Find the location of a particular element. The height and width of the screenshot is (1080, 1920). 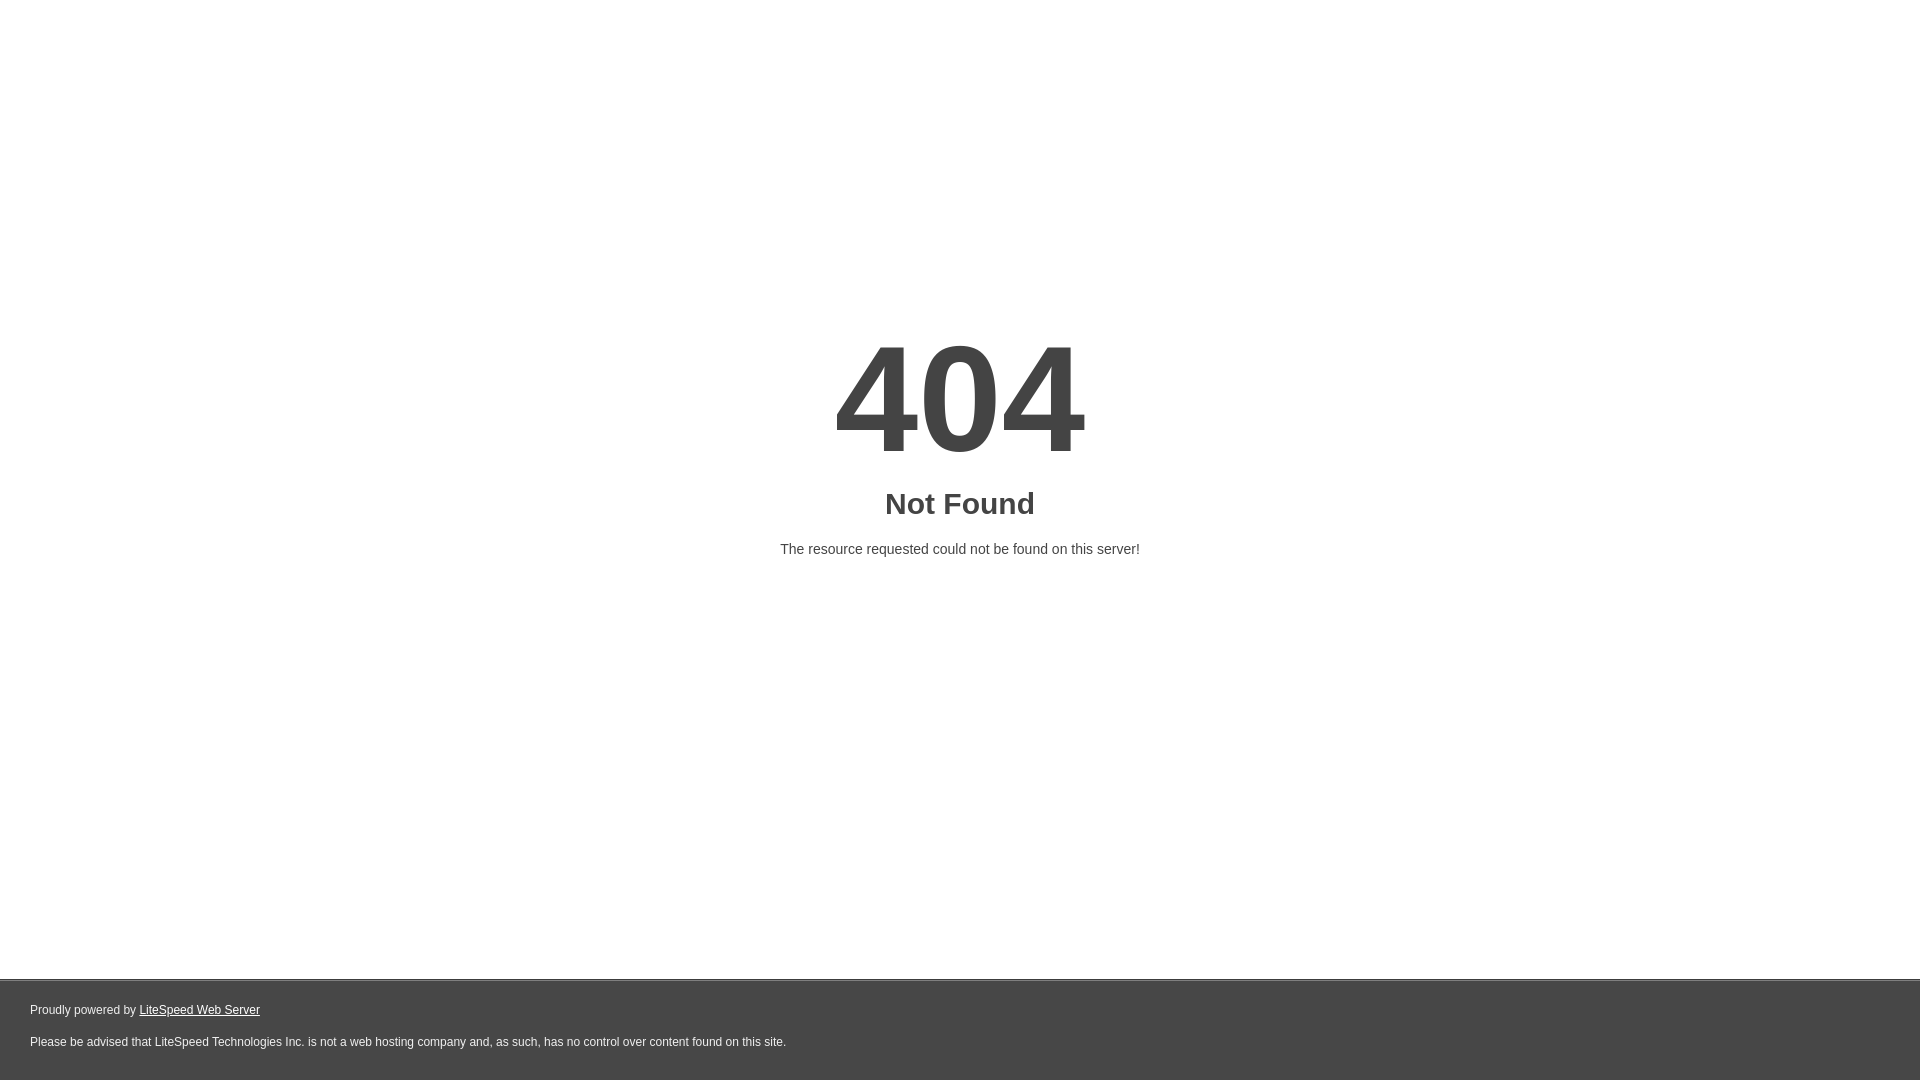

'LiteSpeed Web Server' is located at coordinates (138, 1010).